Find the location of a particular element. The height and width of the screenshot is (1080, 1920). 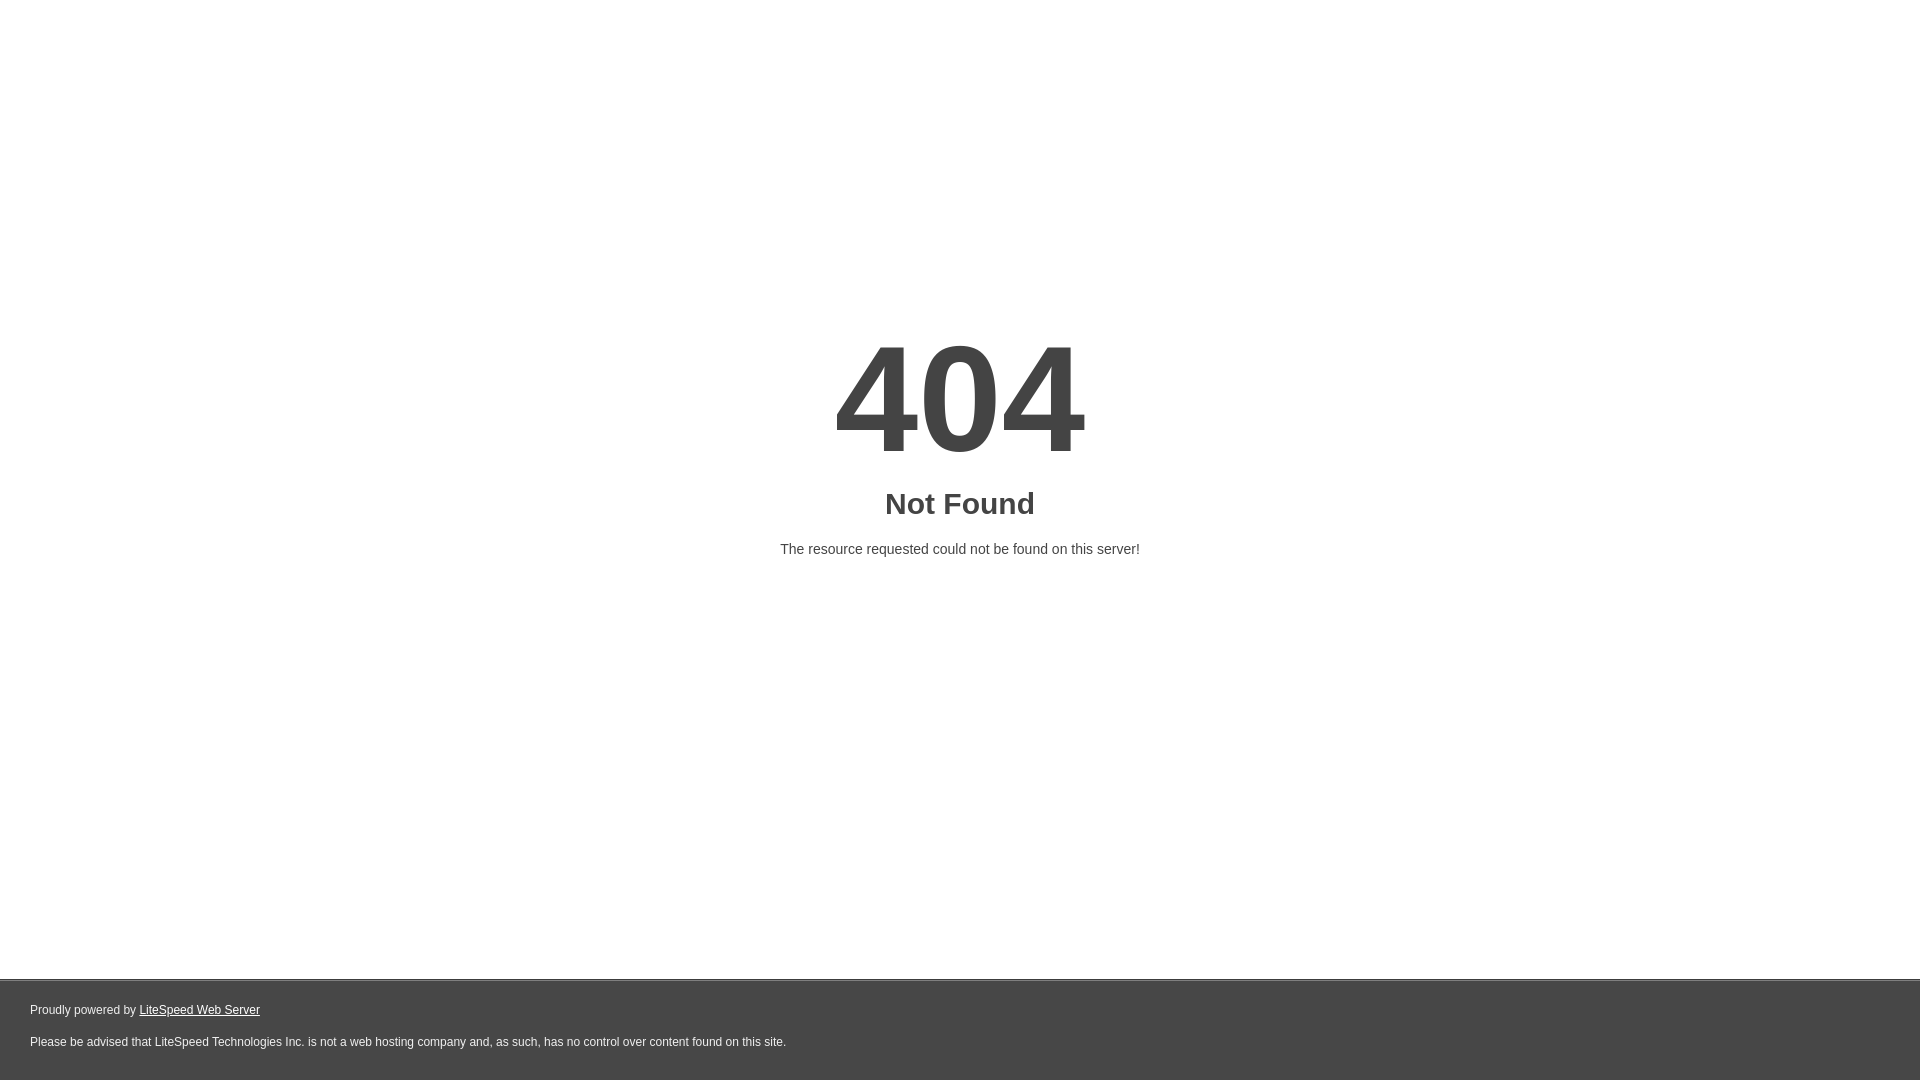

'LiteSpeed Web Server' is located at coordinates (138, 1010).